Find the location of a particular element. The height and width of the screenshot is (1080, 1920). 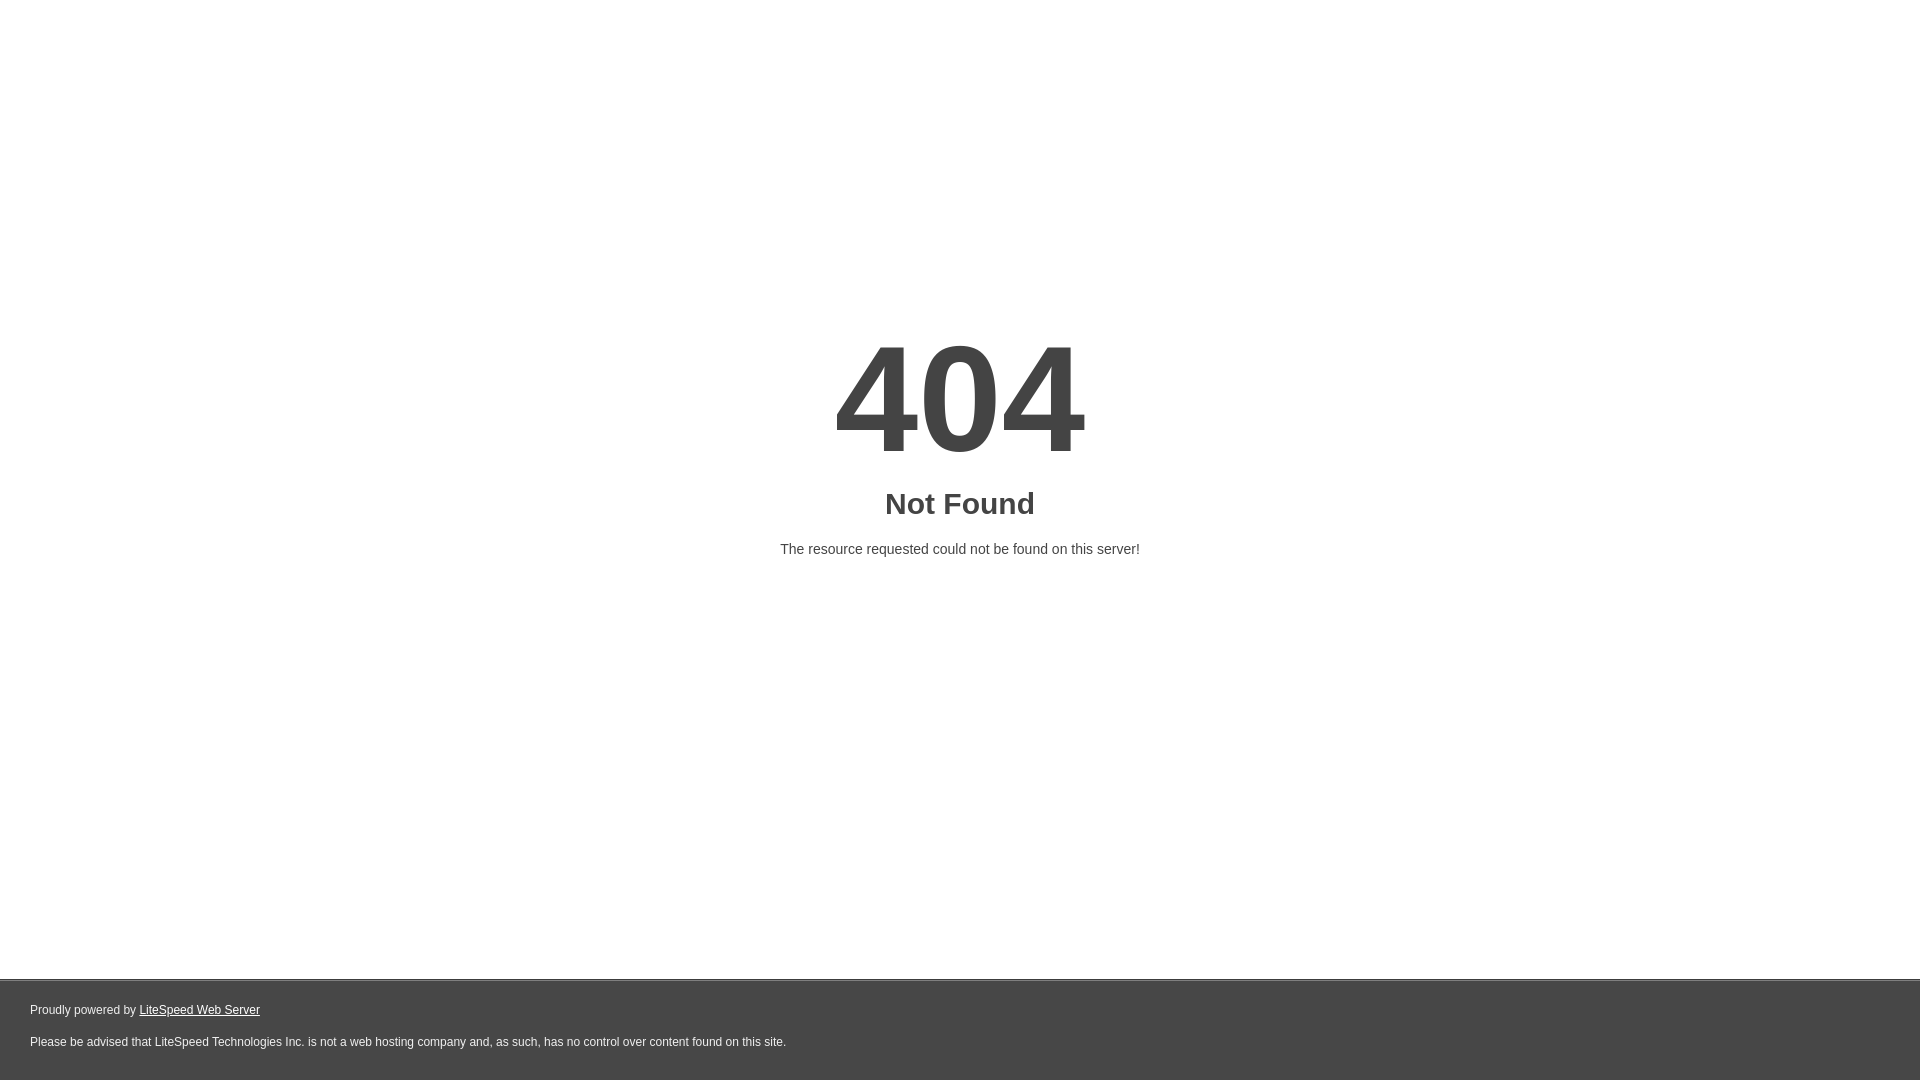

'LiteSpeed Web Server' is located at coordinates (138, 1010).